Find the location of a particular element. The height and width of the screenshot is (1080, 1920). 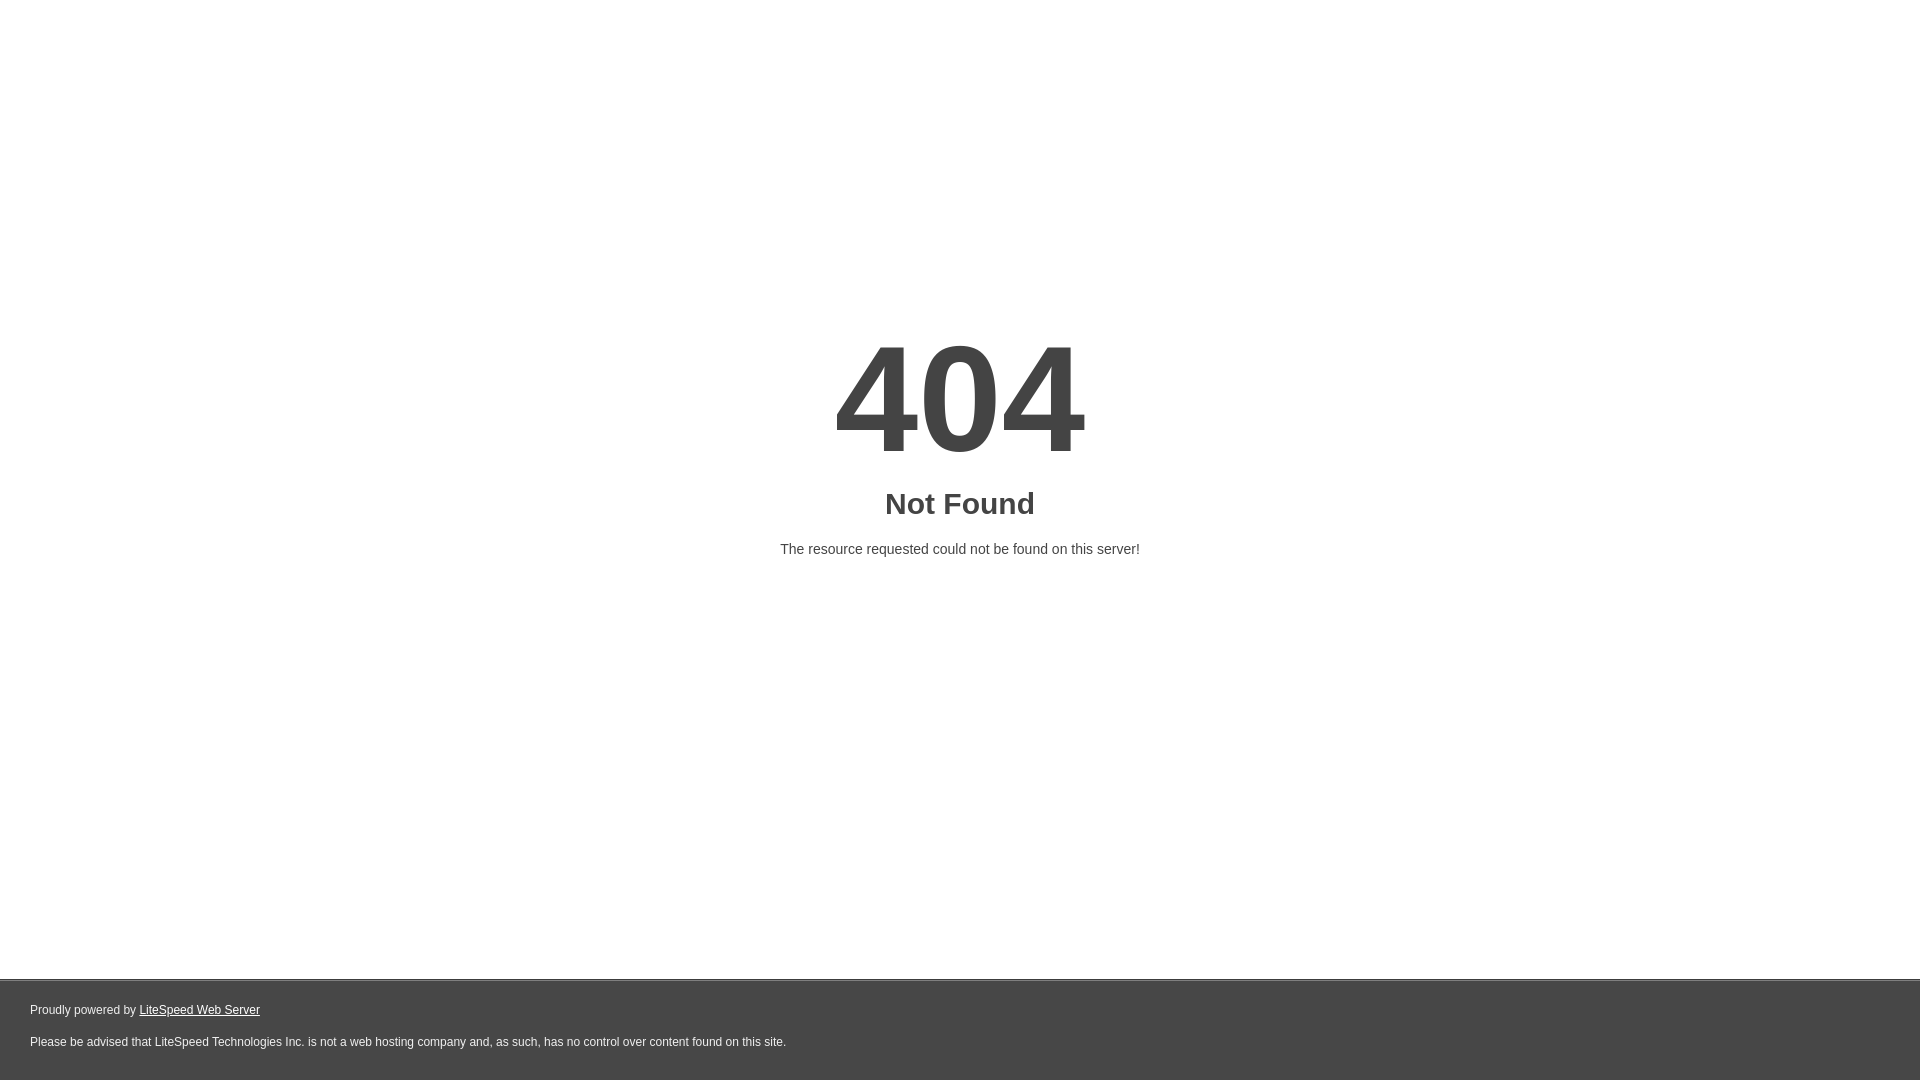

'LiteSpeed Web Server' is located at coordinates (138, 1010).